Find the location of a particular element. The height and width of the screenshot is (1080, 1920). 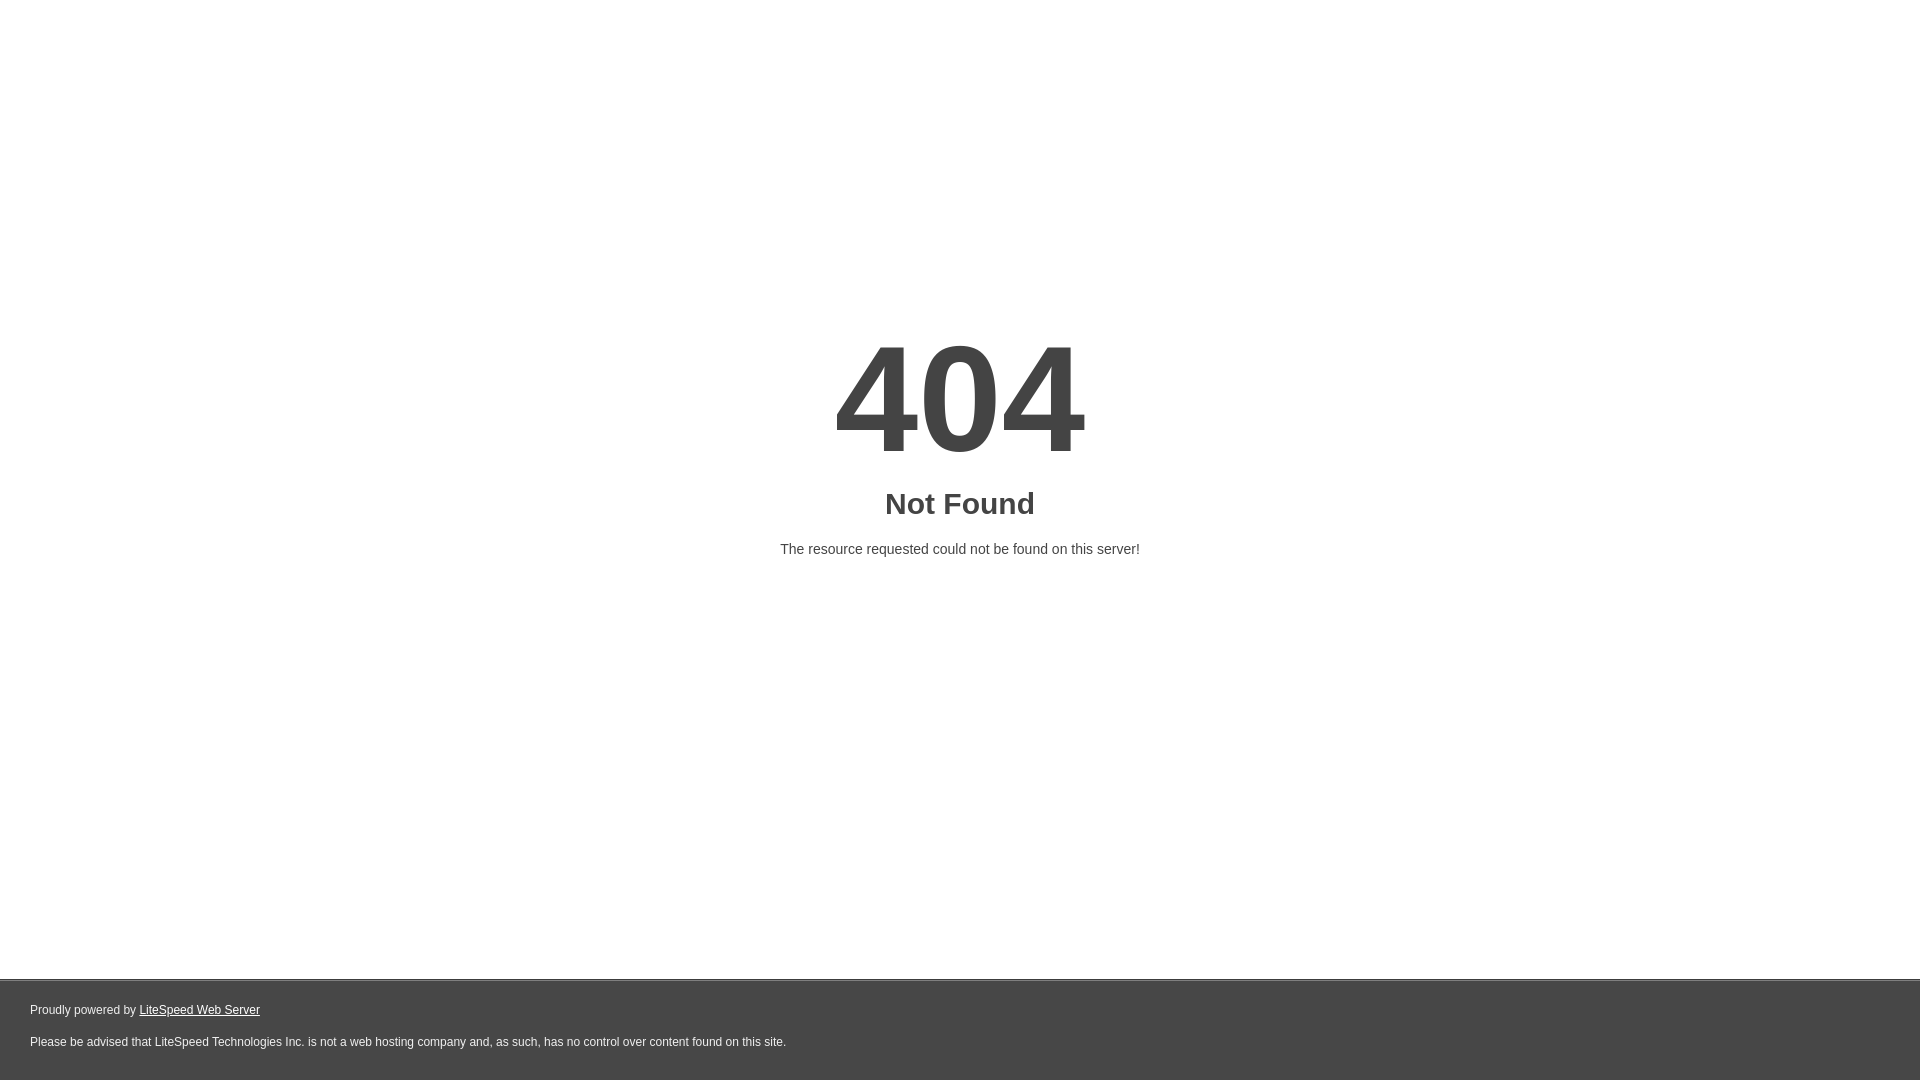

'LiteSpeed Web Server' is located at coordinates (138, 1010).